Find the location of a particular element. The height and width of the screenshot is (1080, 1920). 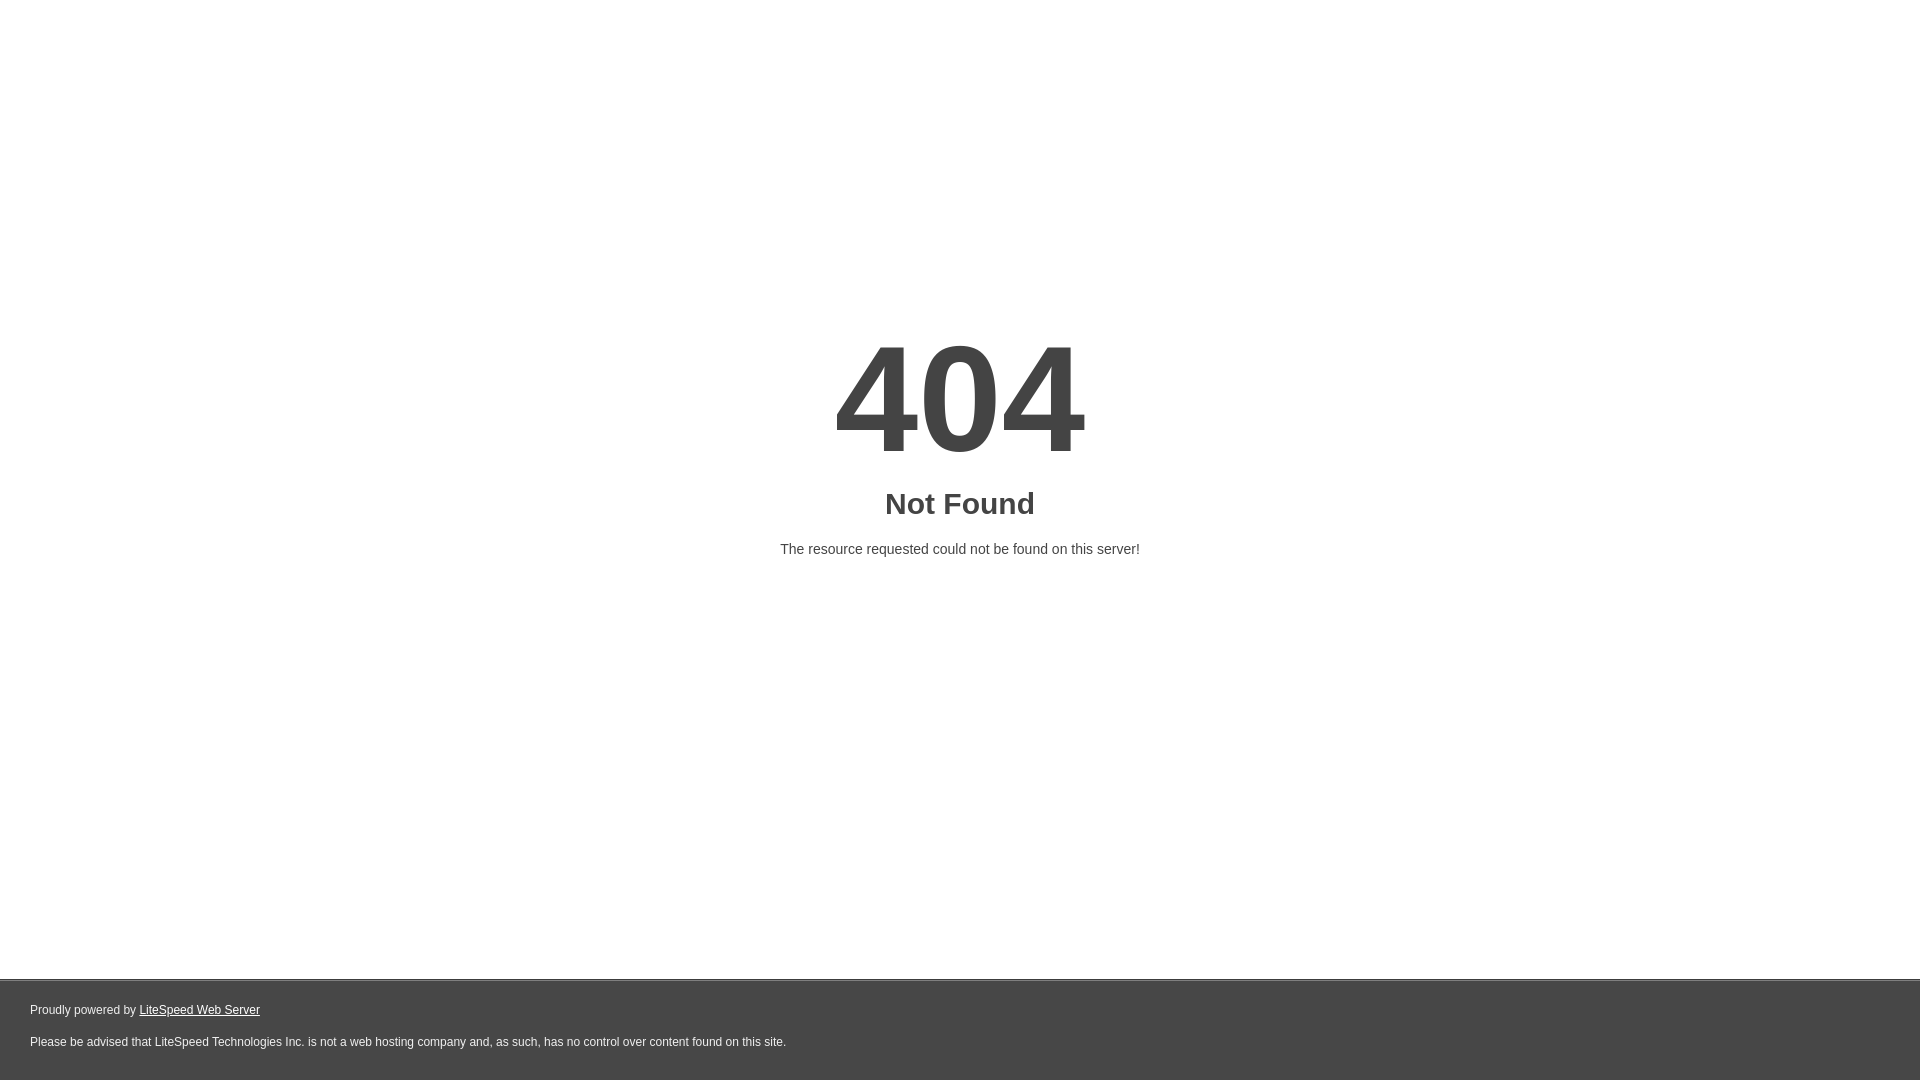

'LiteSpeed Web Server' is located at coordinates (138, 1010).